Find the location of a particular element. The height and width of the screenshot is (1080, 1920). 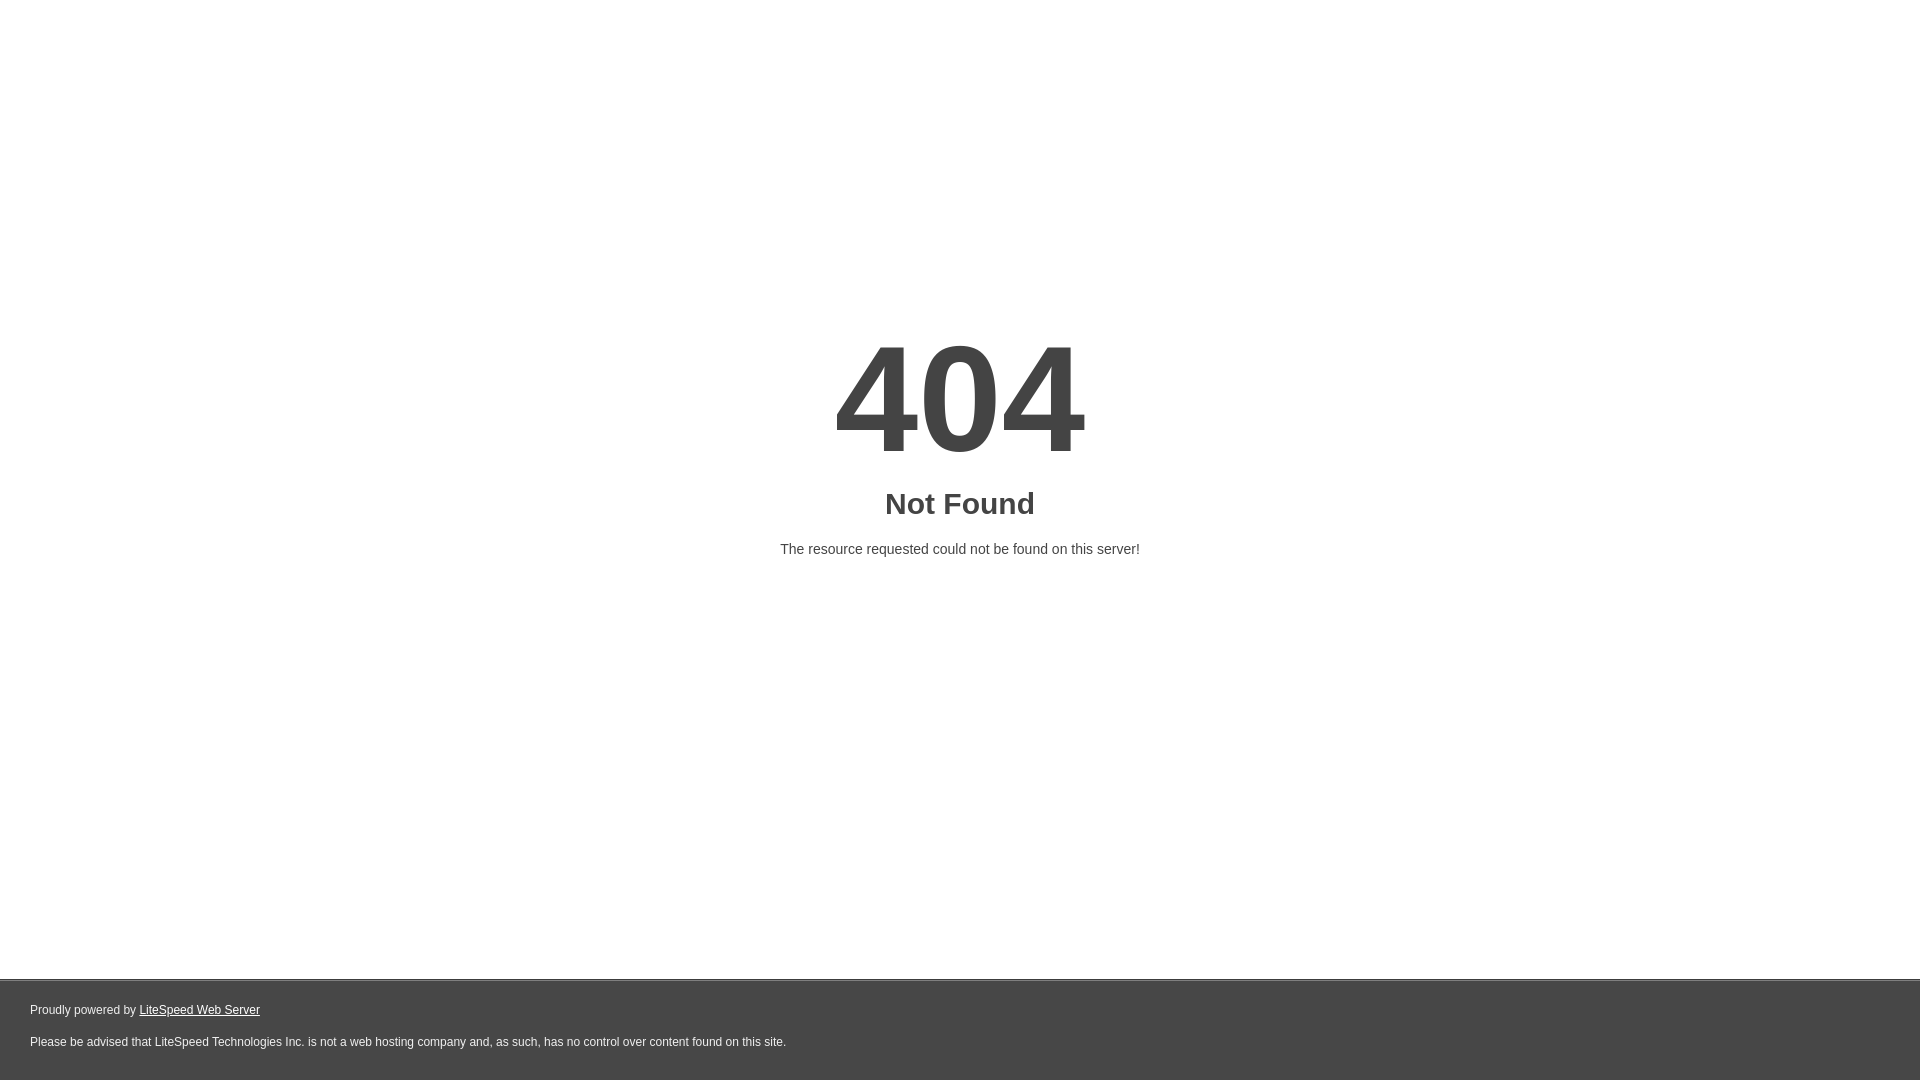

'LiteSpeed Web Server' is located at coordinates (138, 1010).